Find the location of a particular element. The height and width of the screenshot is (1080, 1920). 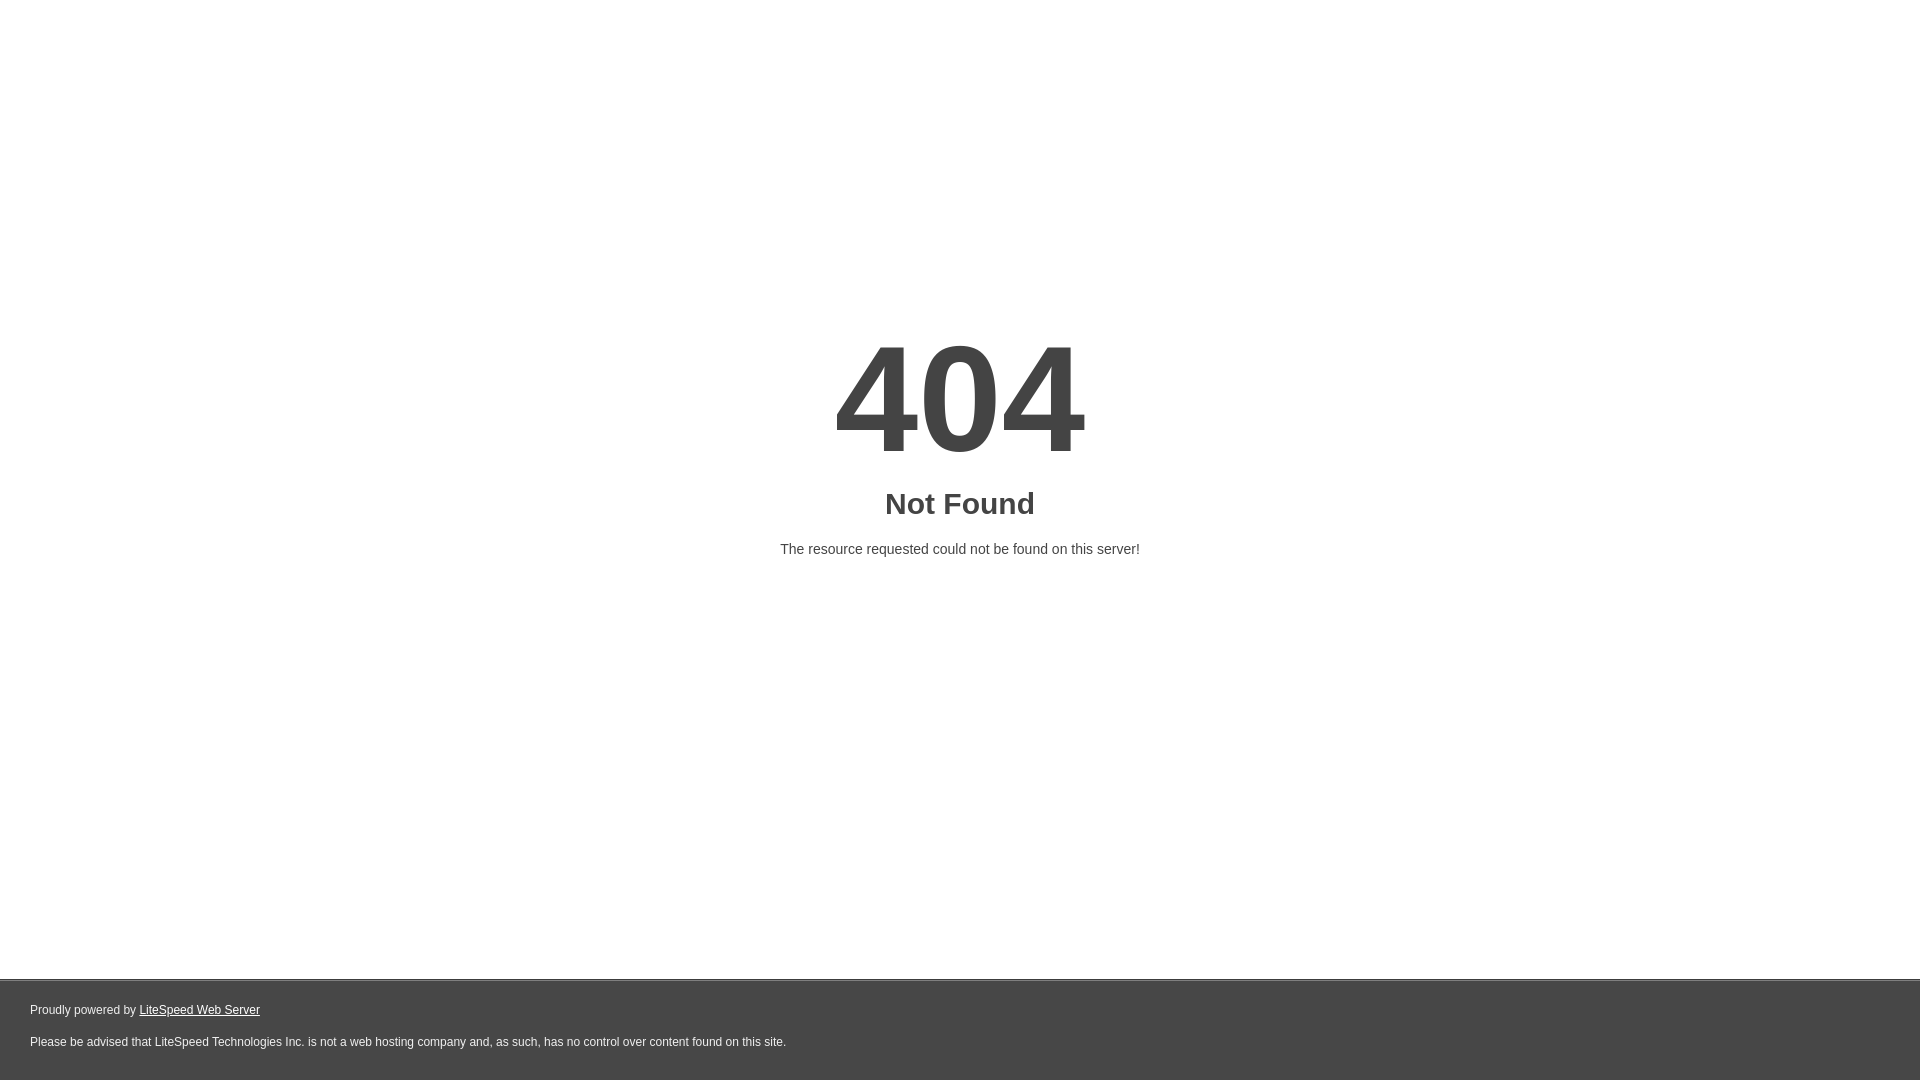

'LiteSpeed Web Server' is located at coordinates (138, 1010).